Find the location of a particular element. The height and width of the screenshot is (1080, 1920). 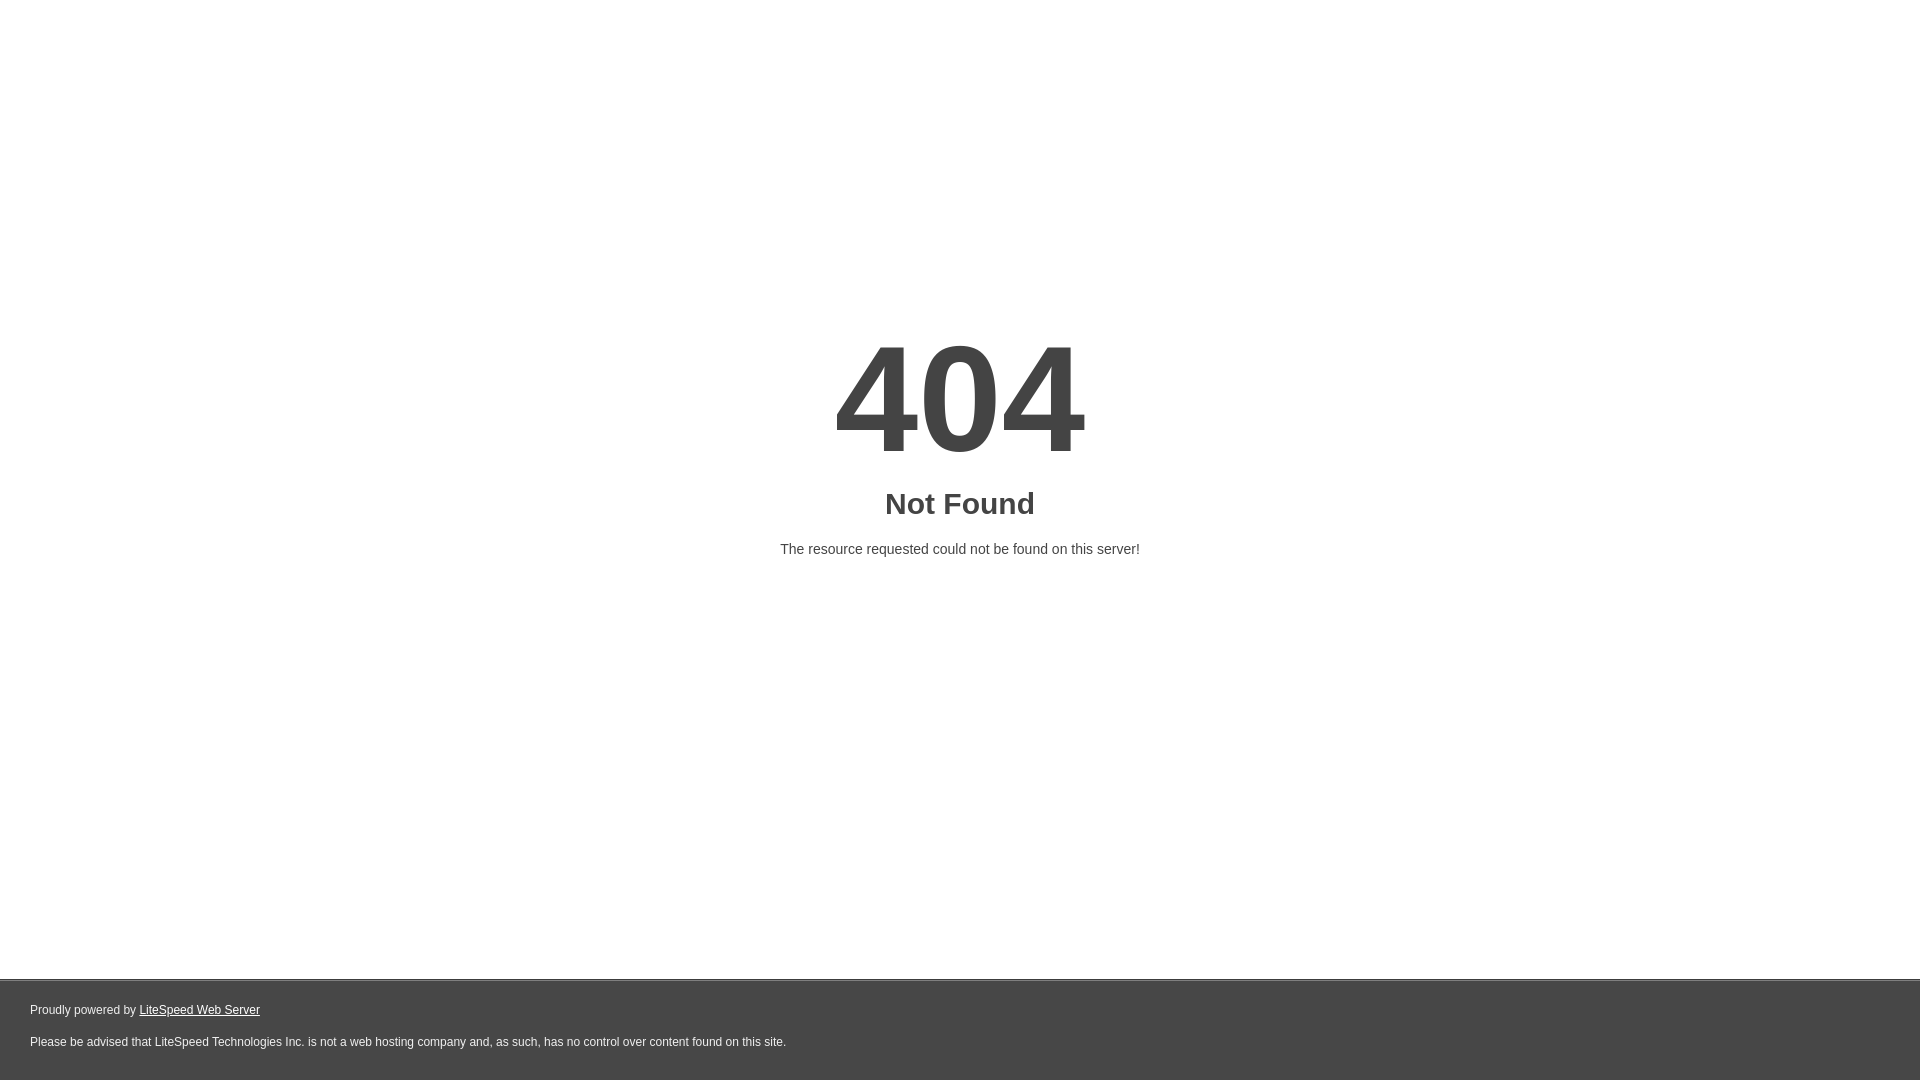

'LiteSpeed Web Server' is located at coordinates (138, 1010).